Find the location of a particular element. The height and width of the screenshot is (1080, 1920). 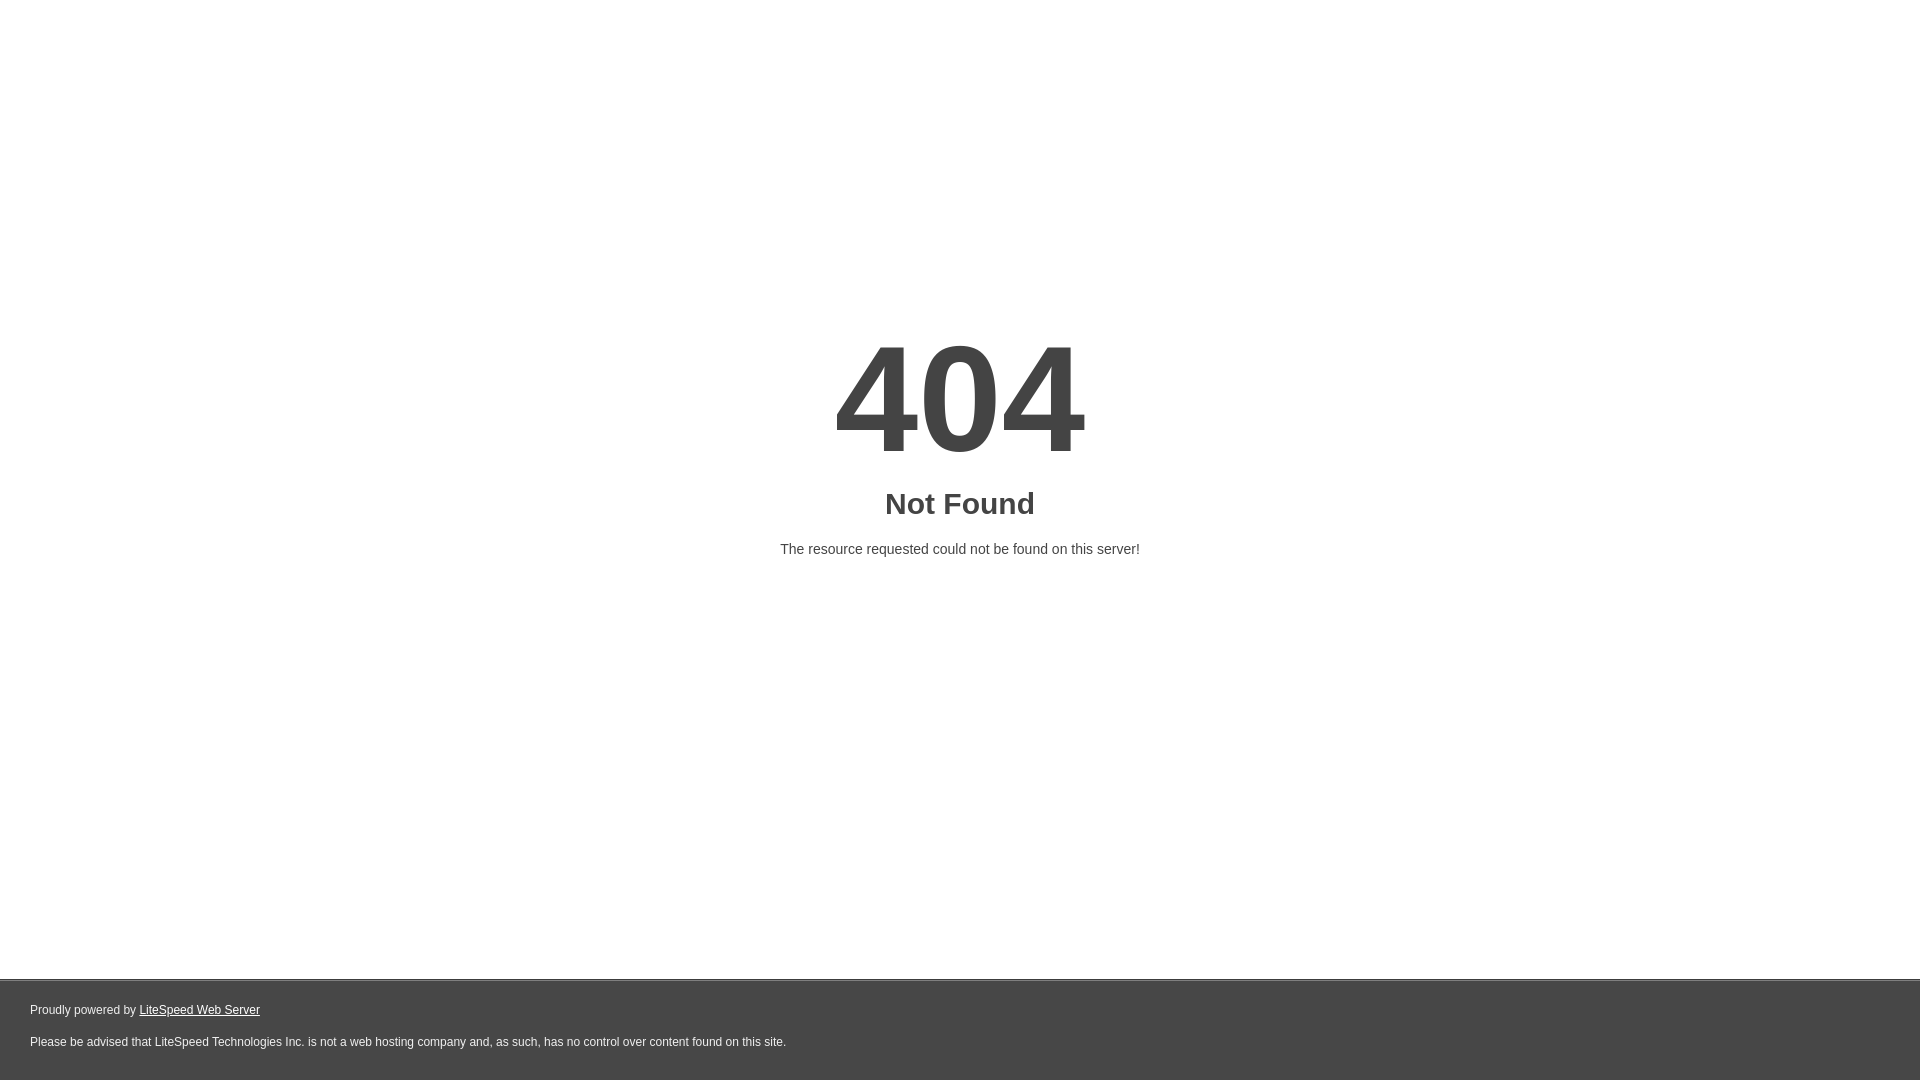

'LiteSpeed Web Server' is located at coordinates (138, 1010).